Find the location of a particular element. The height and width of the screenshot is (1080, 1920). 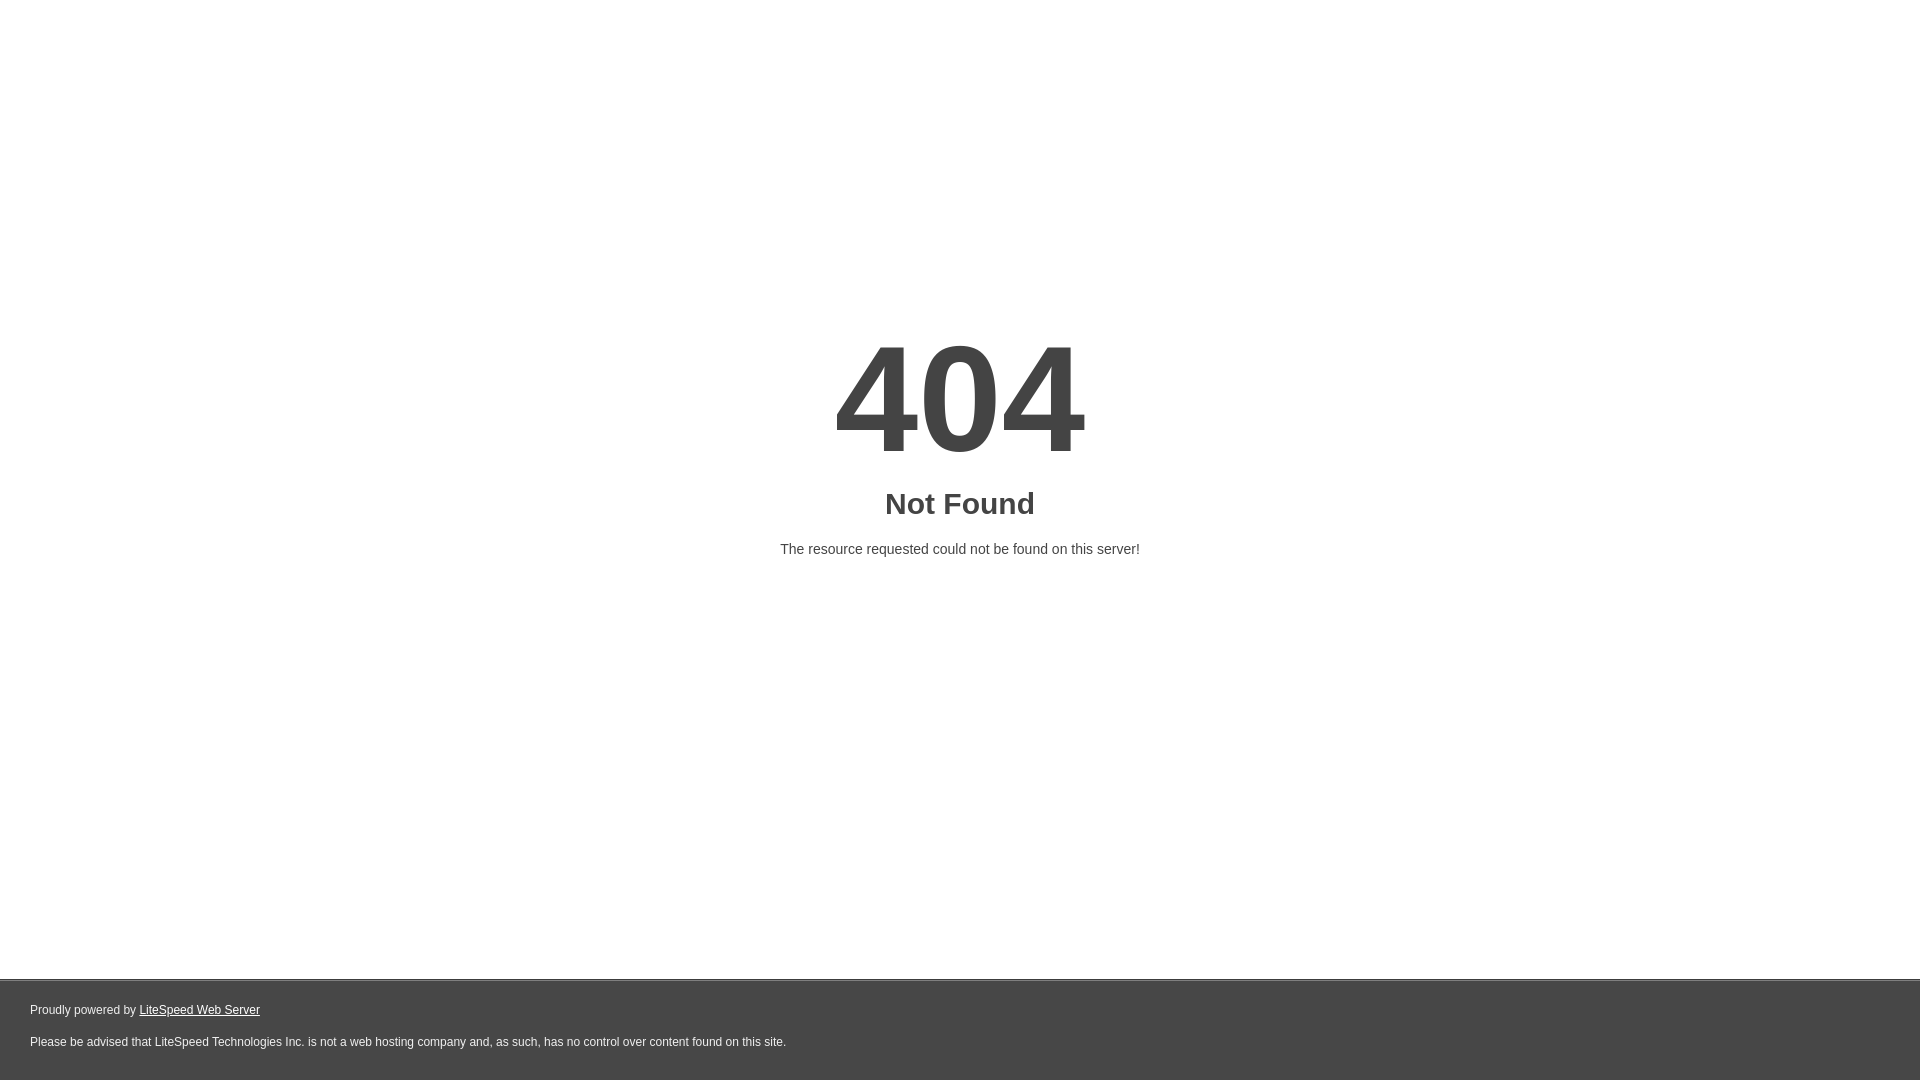

'LiteSpeed Web Server' is located at coordinates (138, 1010).